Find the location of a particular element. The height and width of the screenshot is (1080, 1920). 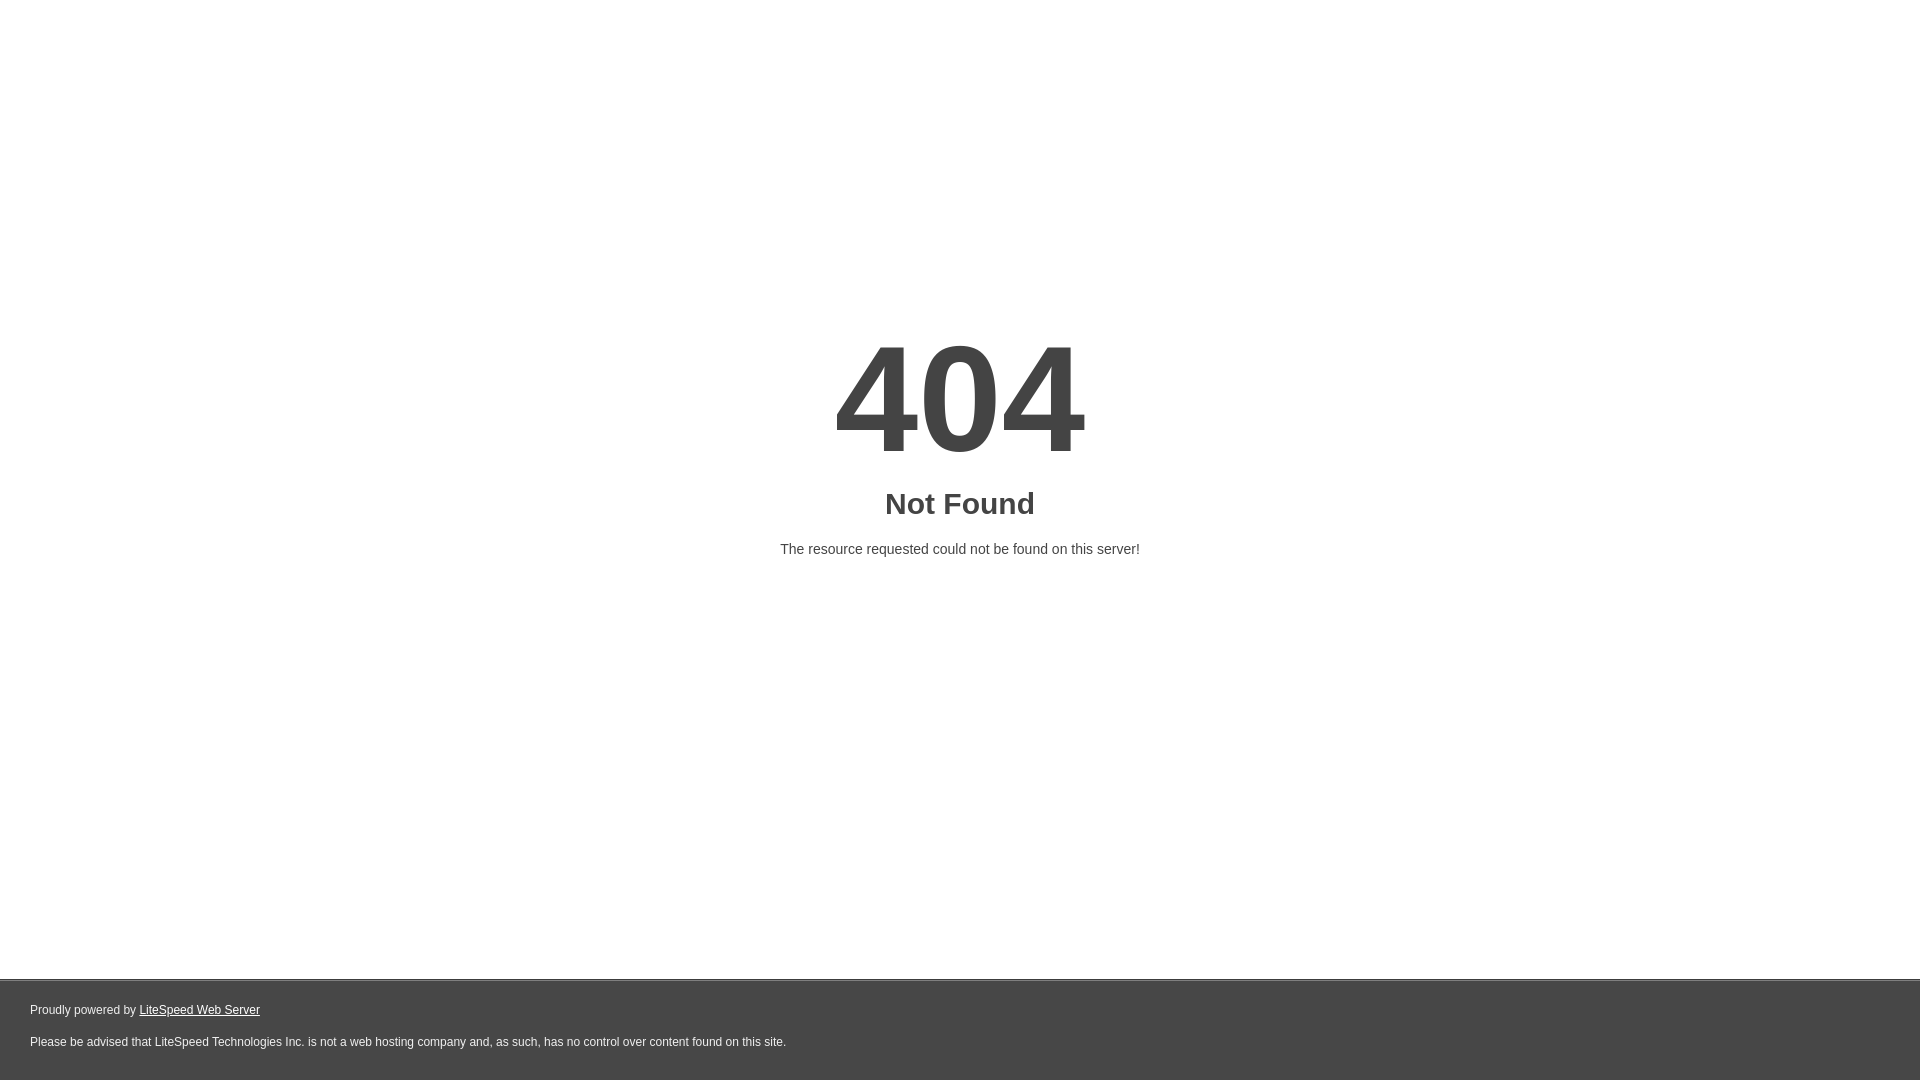

'LiteSpeed Web Server' is located at coordinates (138, 1010).